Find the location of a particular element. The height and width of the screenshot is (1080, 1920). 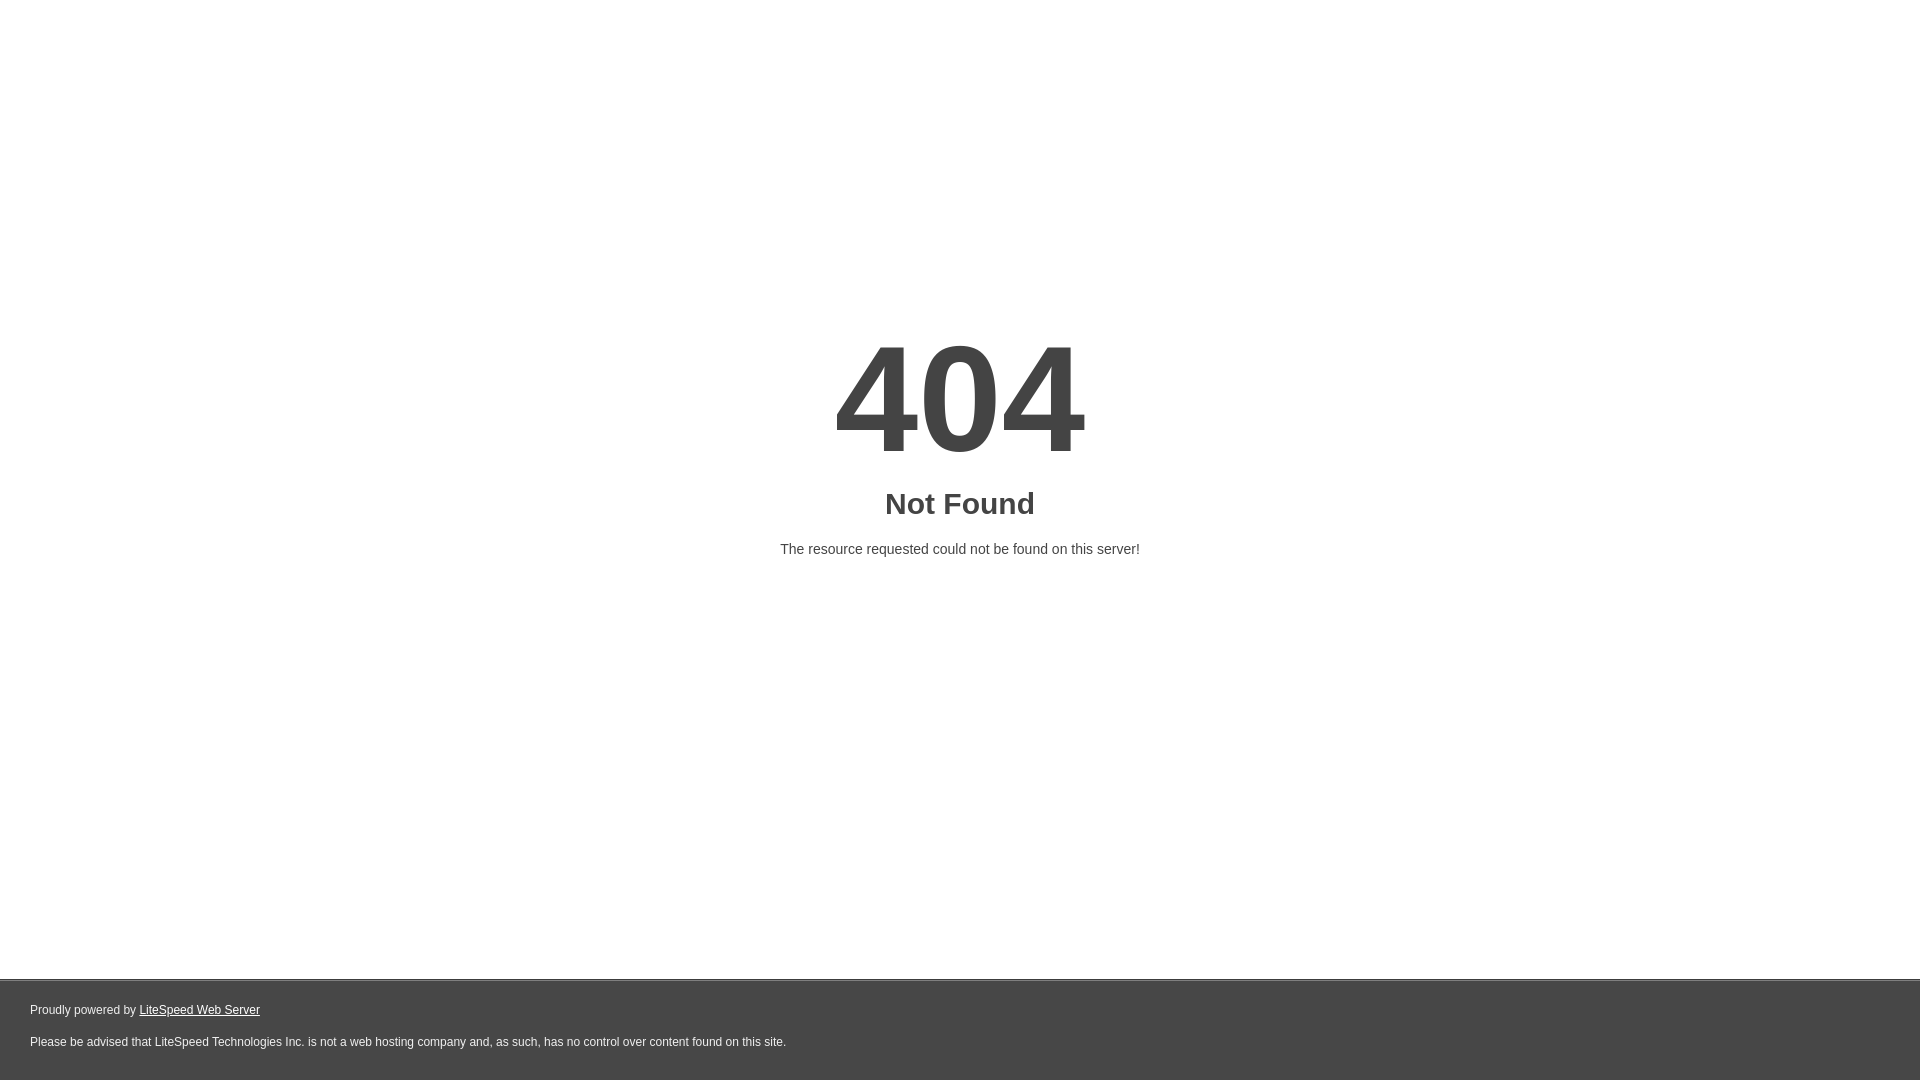

'LiteSpeed Web Server' is located at coordinates (138, 1010).